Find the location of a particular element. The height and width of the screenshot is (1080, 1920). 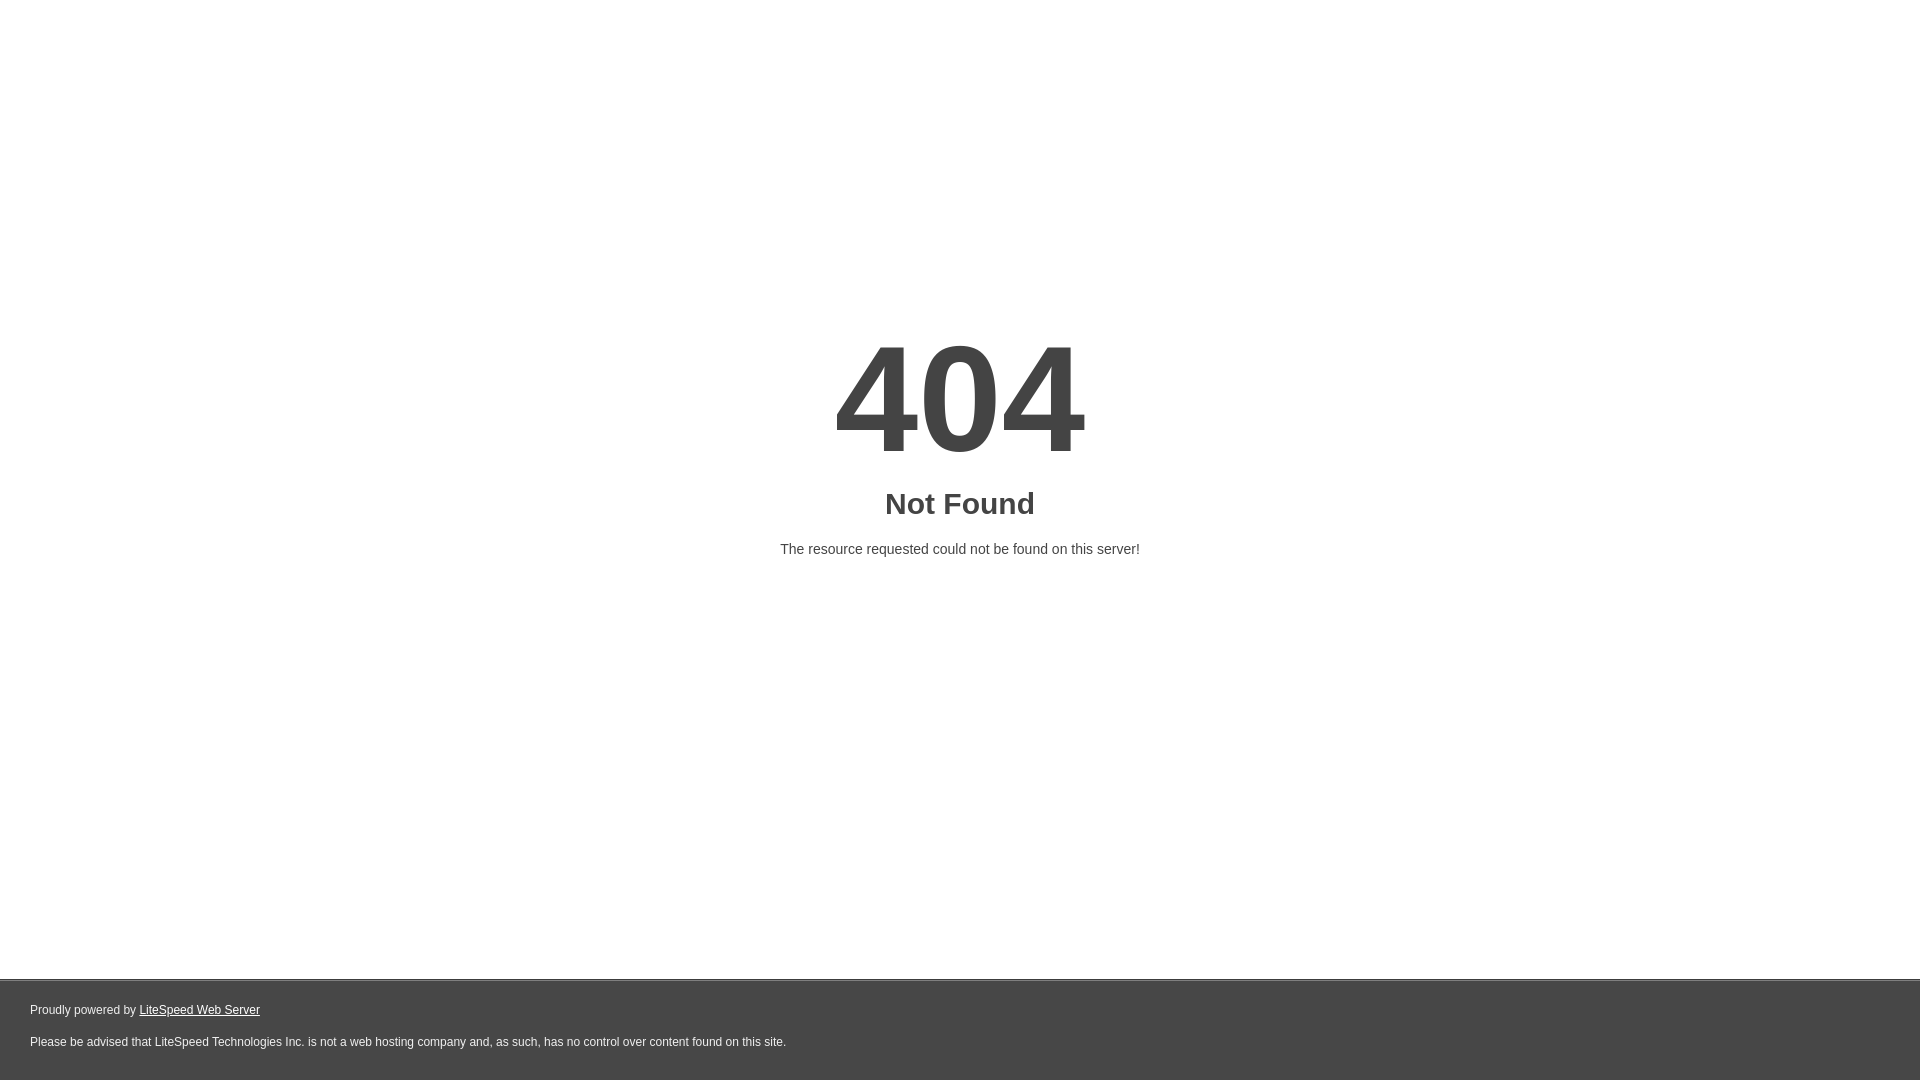

'LiteSpeed Web Server' is located at coordinates (138, 1010).